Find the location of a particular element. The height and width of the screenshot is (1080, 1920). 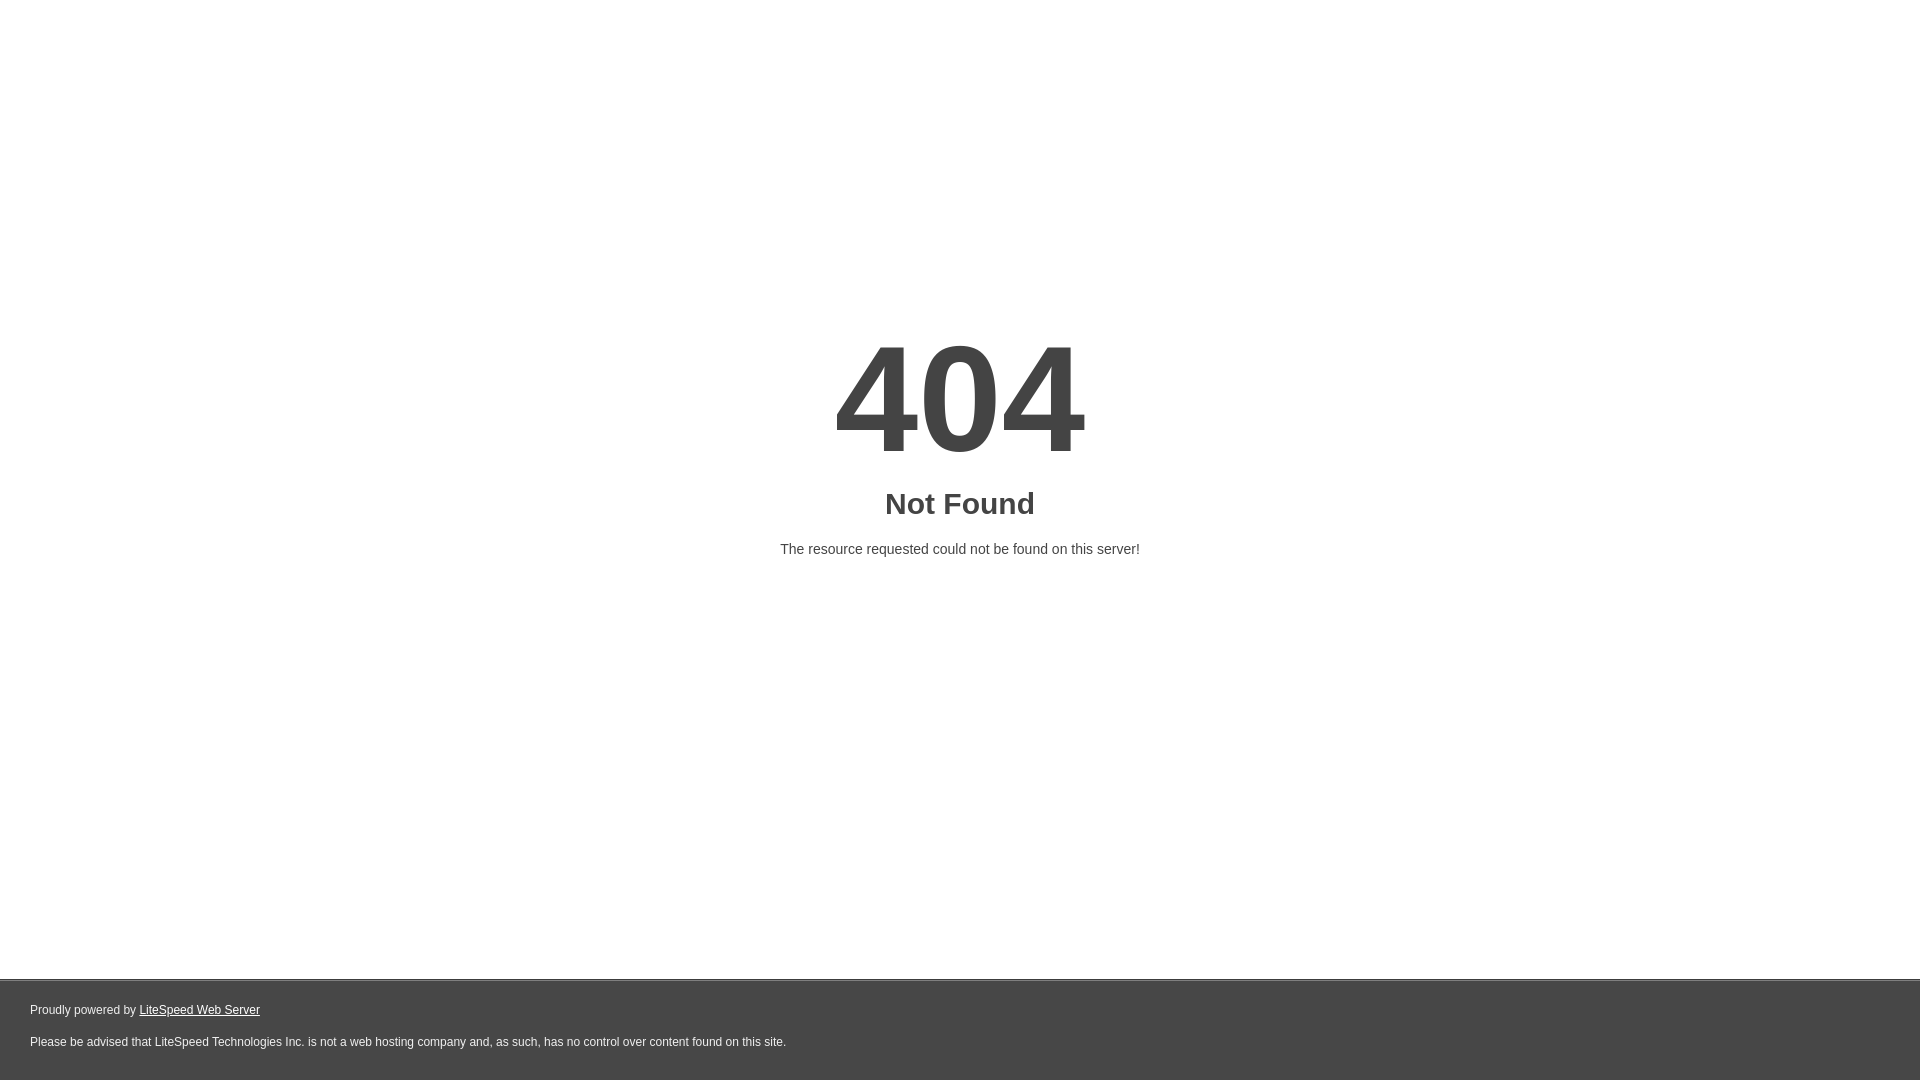

'LiteSpeed Web Server' is located at coordinates (138, 1010).